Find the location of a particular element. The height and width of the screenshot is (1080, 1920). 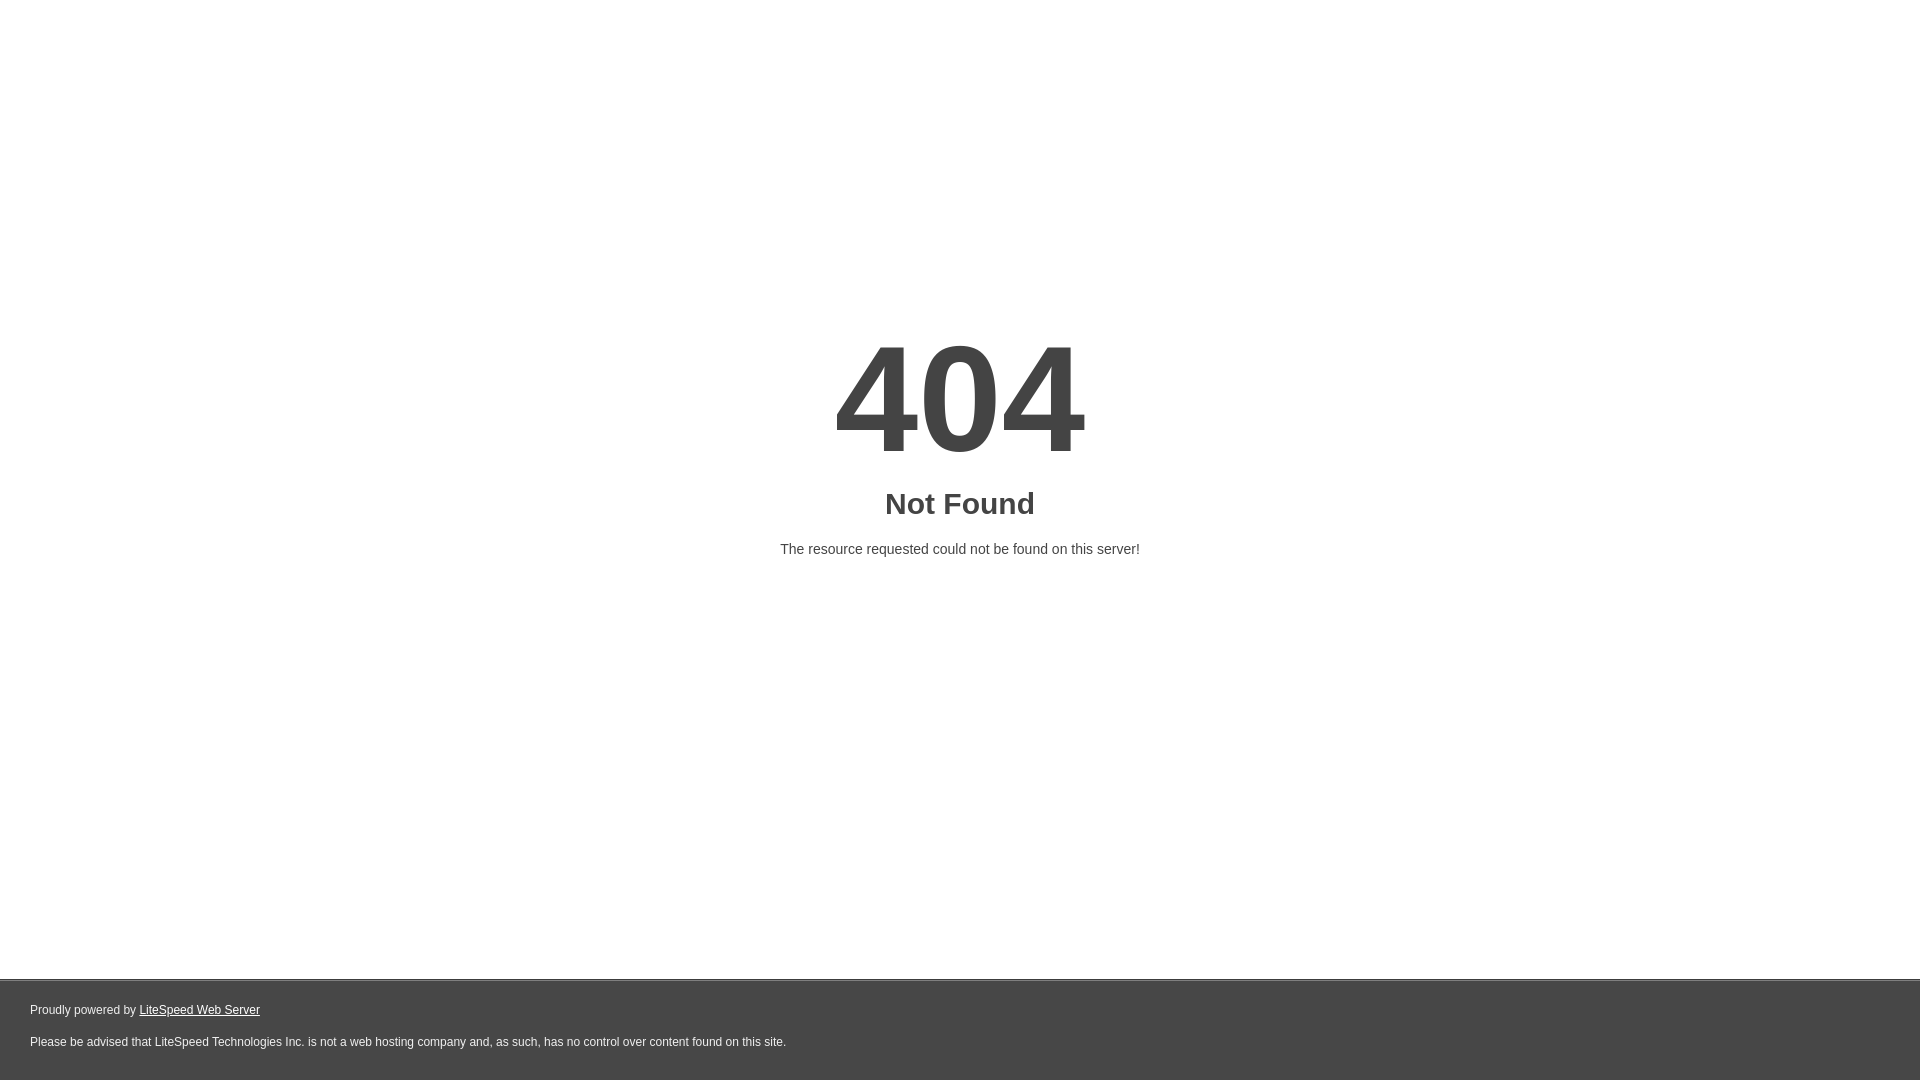

'LiteSpeed Web Server' is located at coordinates (138, 1010).